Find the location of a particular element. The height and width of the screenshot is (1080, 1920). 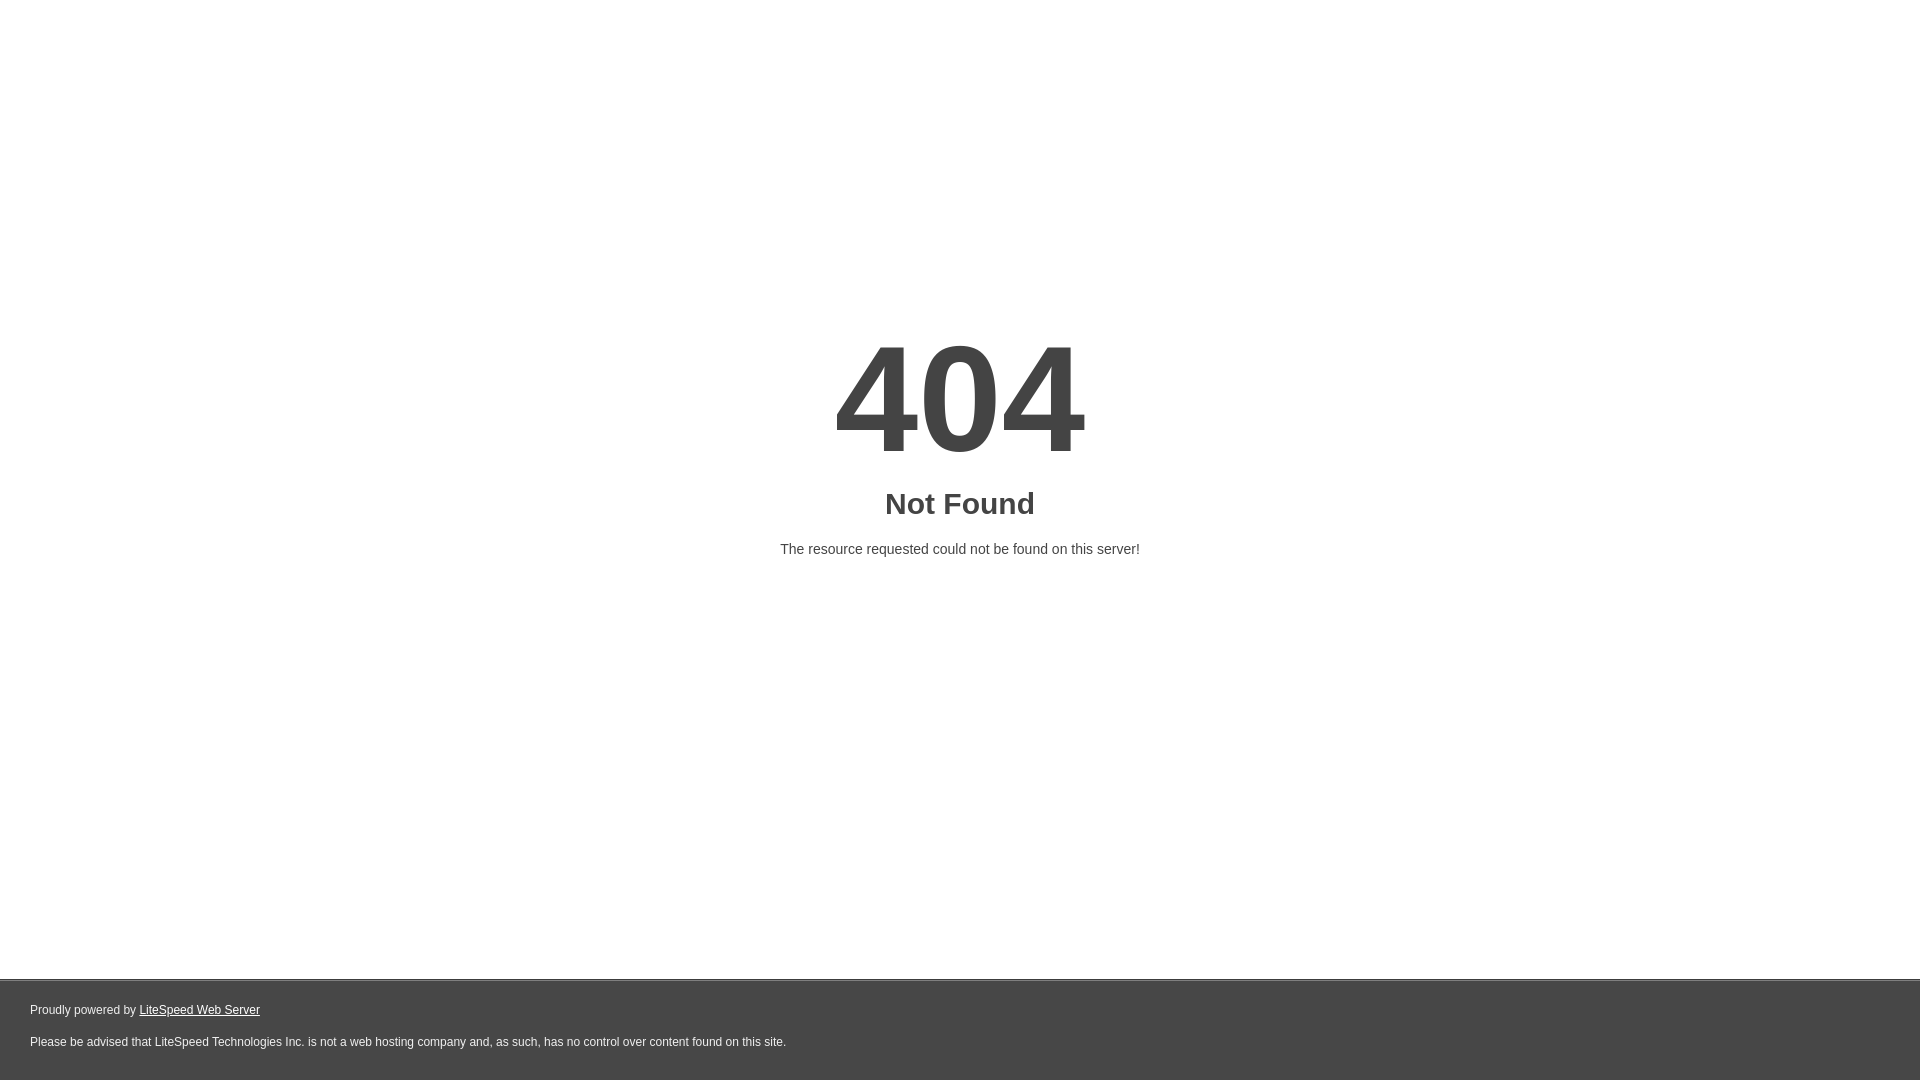

'LiteSpeed Web Server' is located at coordinates (138, 1010).